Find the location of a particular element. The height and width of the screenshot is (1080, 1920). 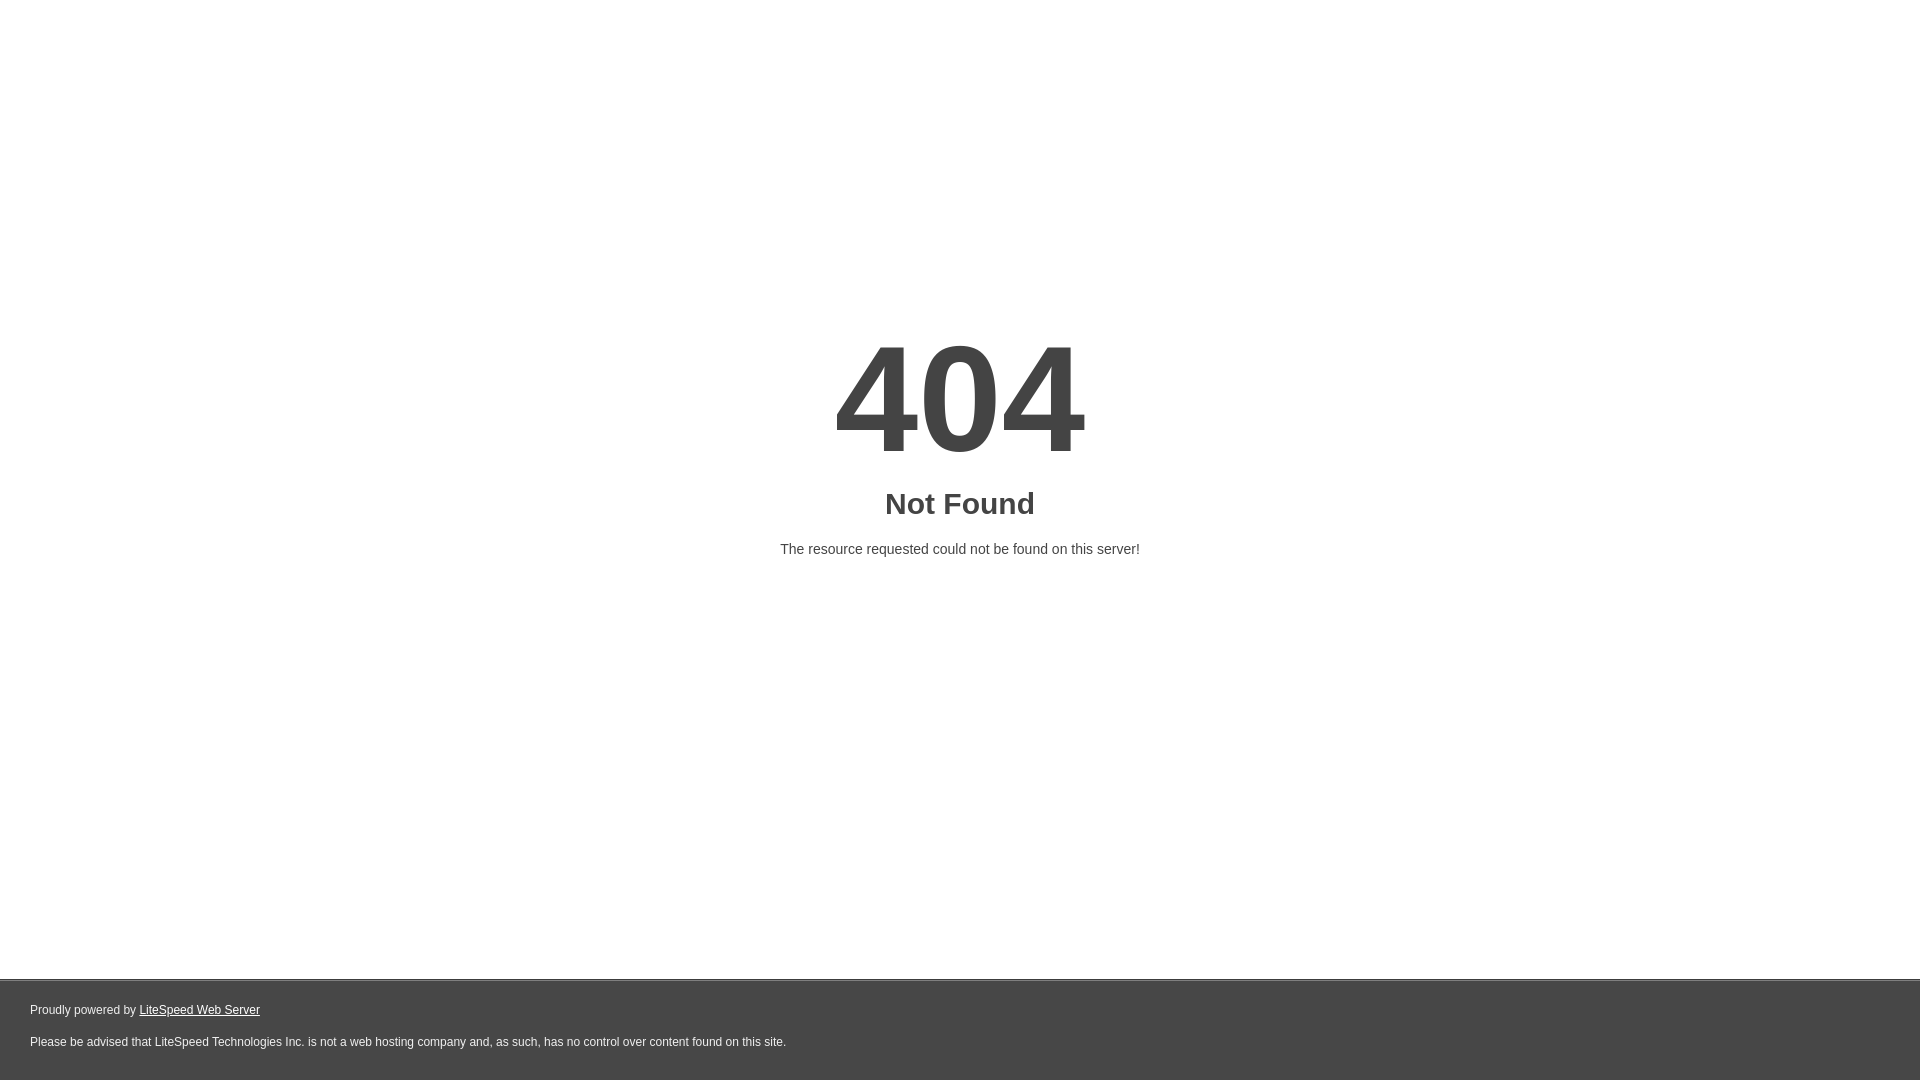

'LiteSpeed Web Server' is located at coordinates (138, 1010).